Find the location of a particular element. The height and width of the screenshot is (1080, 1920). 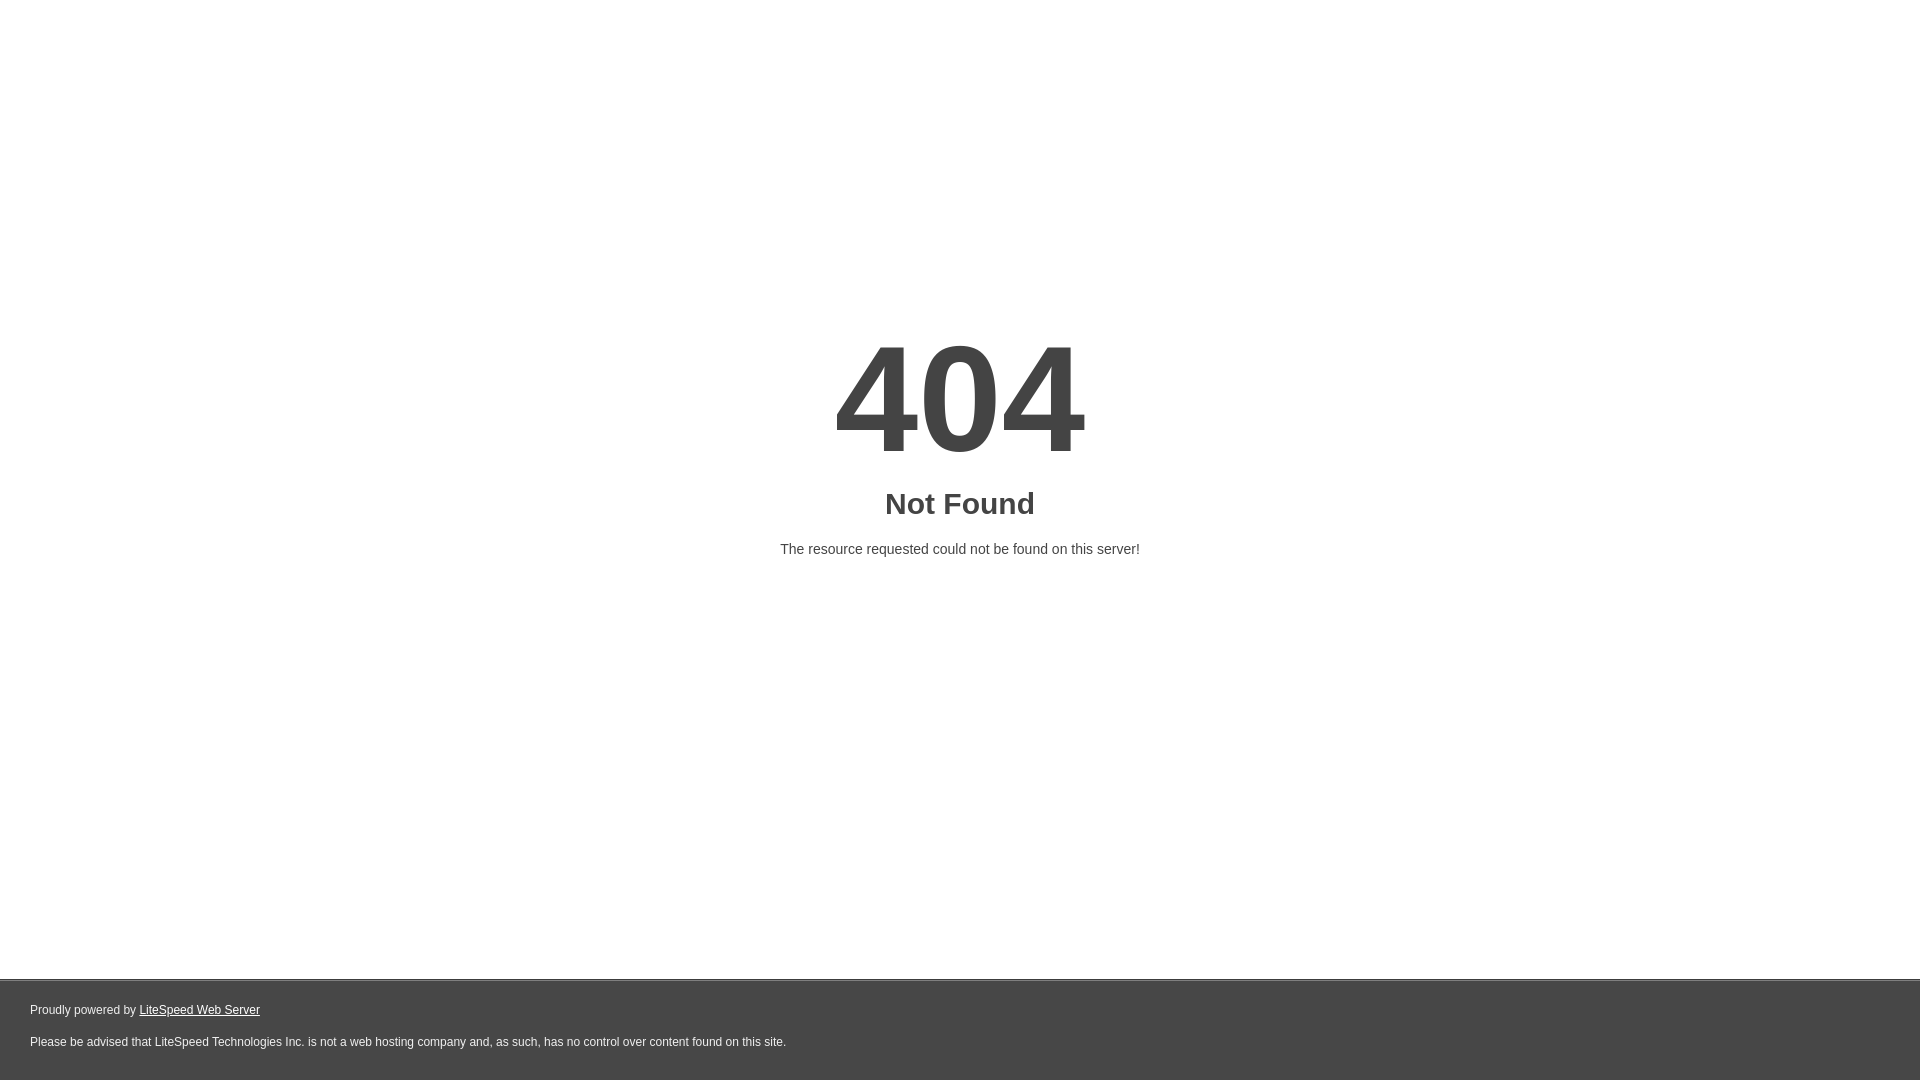

'LiteSpeed Web Server' is located at coordinates (138, 1010).